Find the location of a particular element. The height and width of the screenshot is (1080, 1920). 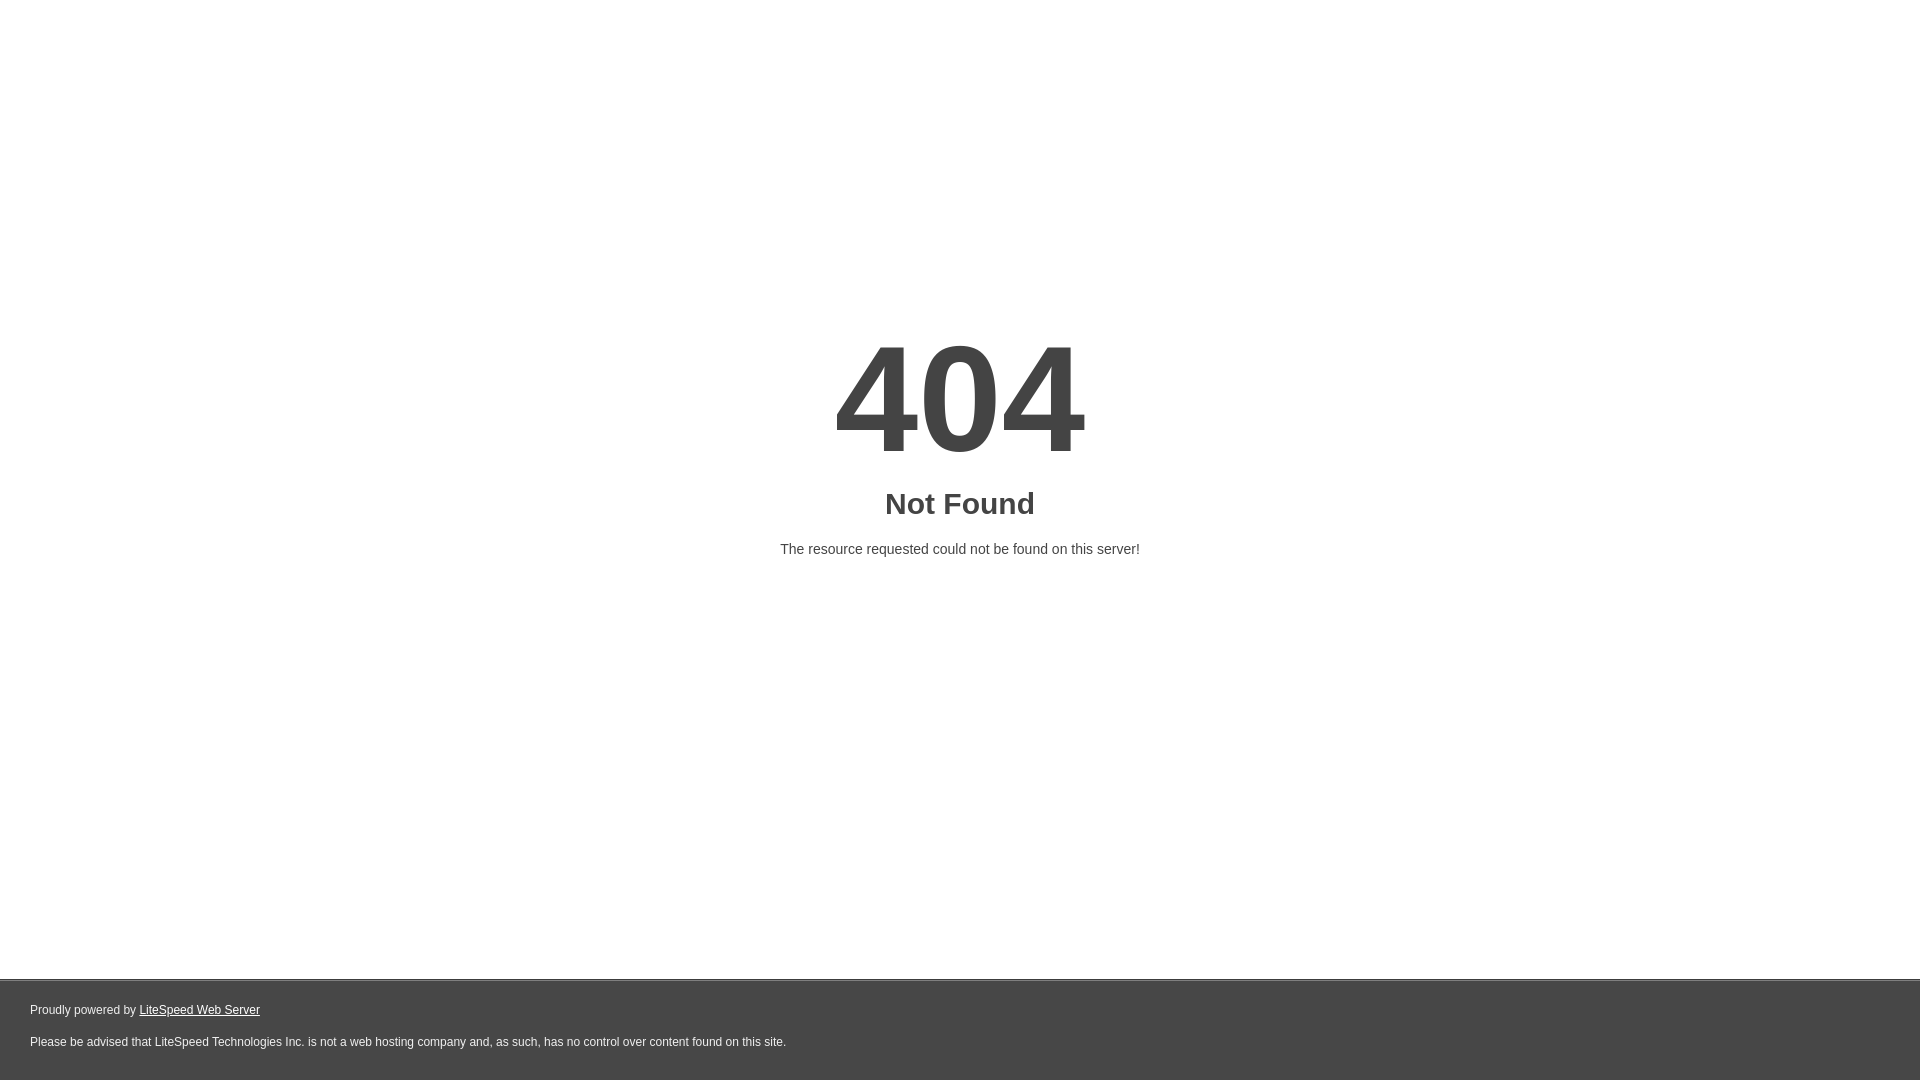

'LiteSpeed Web Server' is located at coordinates (138, 1010).